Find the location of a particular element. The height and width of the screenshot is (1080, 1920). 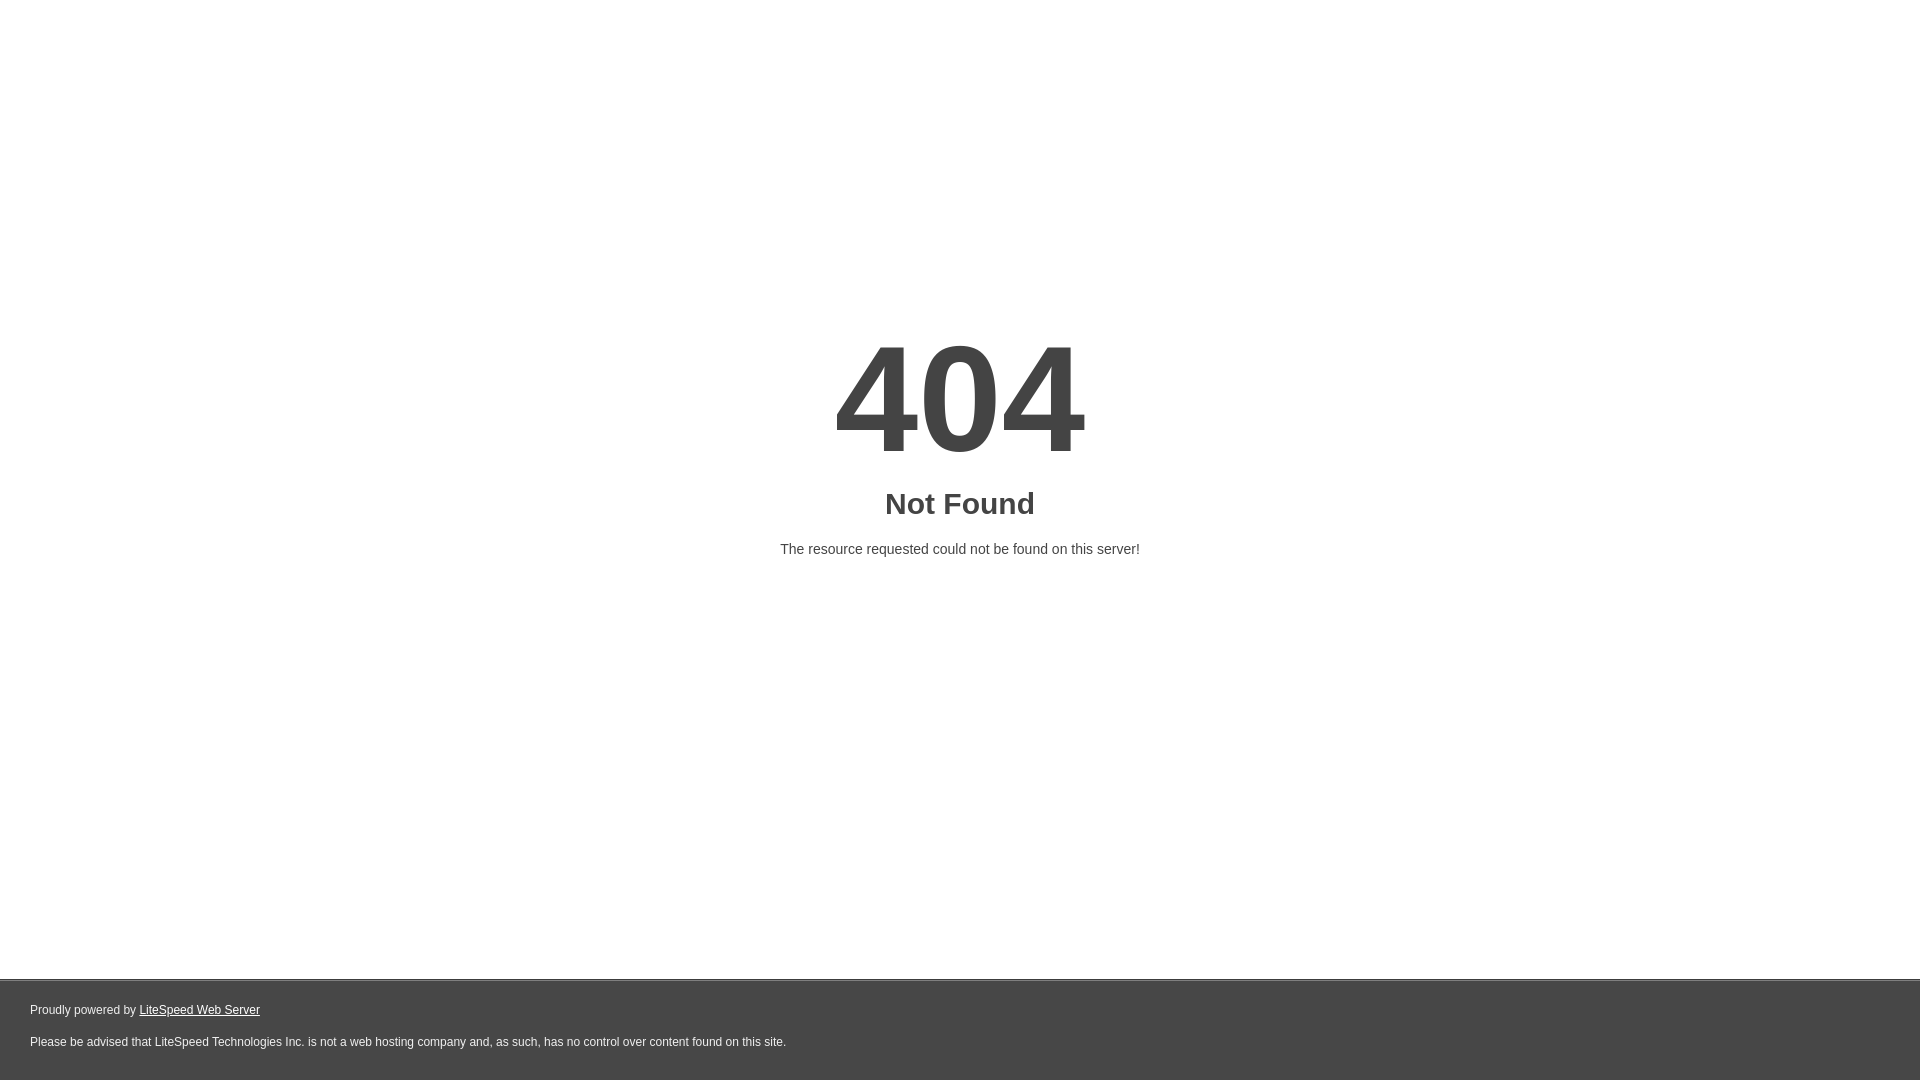

'LiteSpeed Web Server' is located at coordinates (138, 1010).